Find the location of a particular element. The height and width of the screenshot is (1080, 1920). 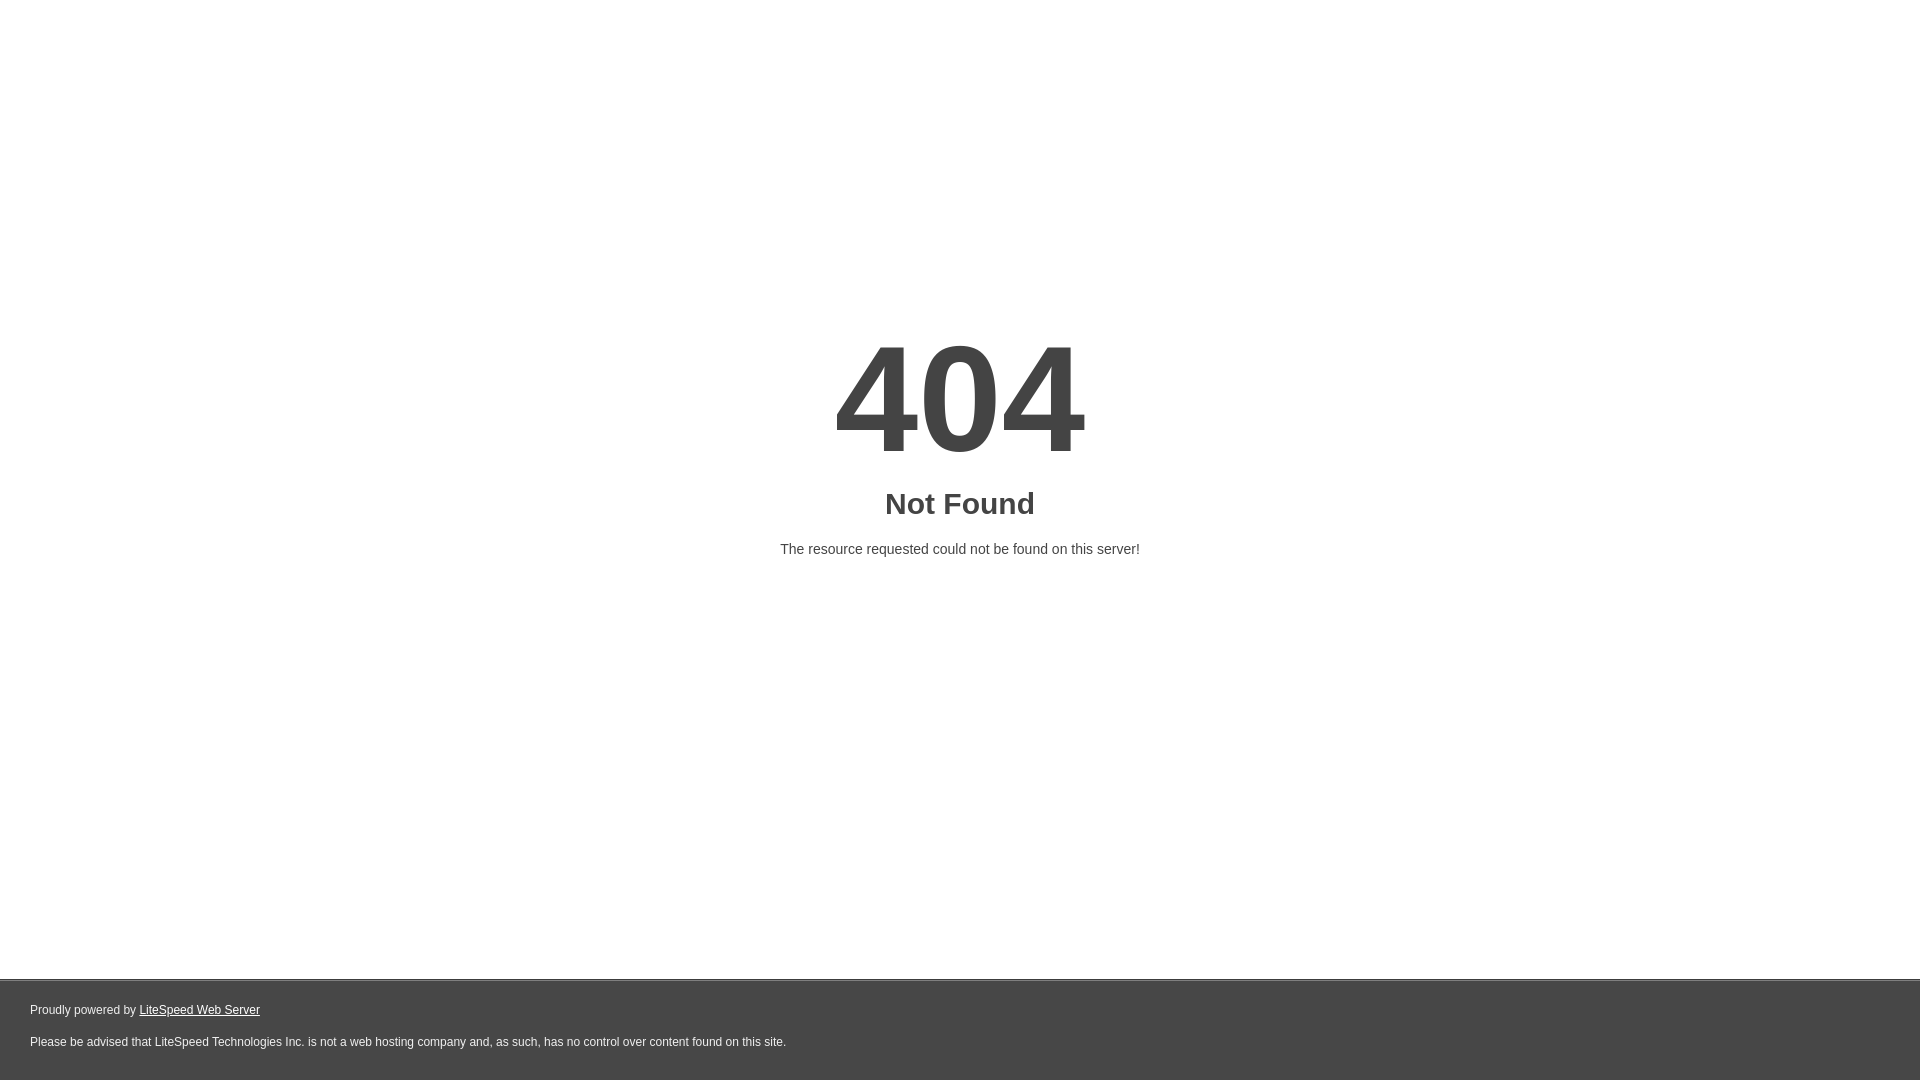

'LiteSpeed Web Server' is located at coordinates (138, 1010).